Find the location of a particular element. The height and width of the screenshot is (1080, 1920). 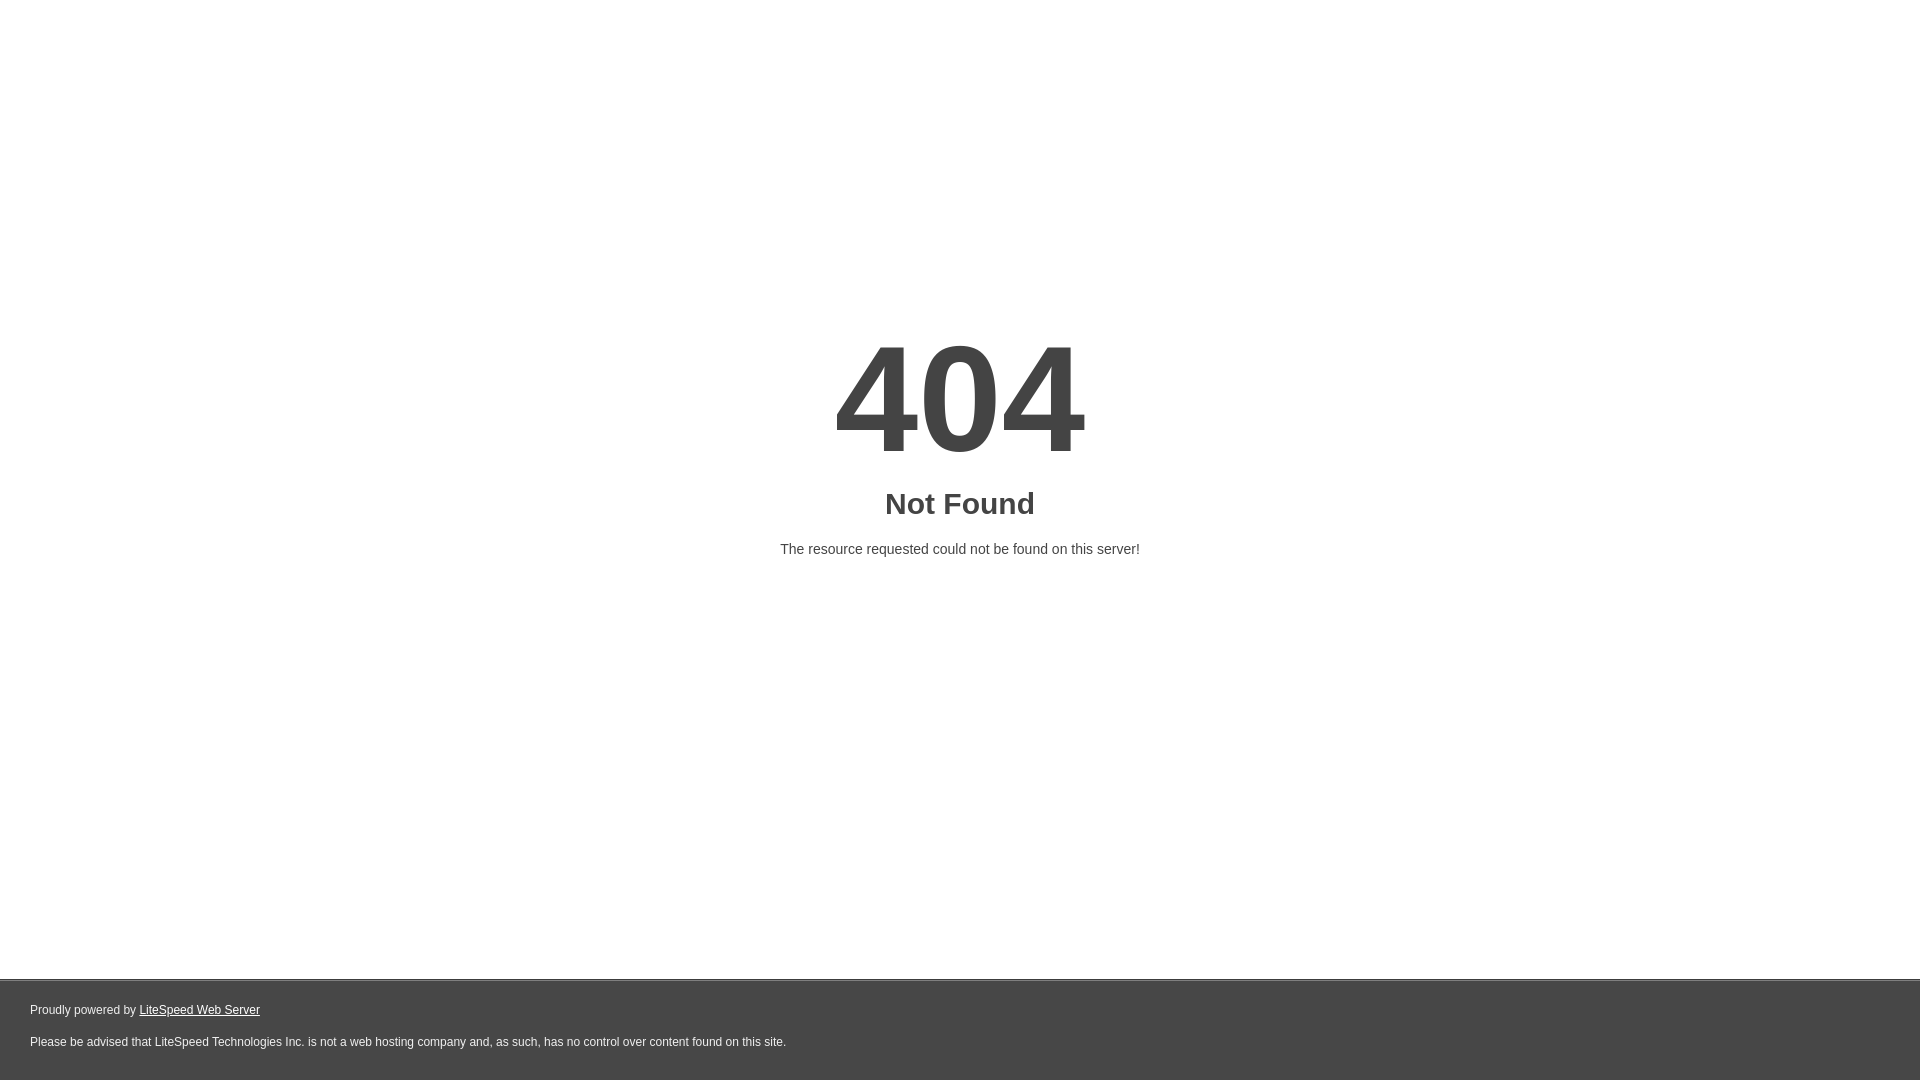

'LiteSpeed Web Server' is located at coordinates (138, 1010).